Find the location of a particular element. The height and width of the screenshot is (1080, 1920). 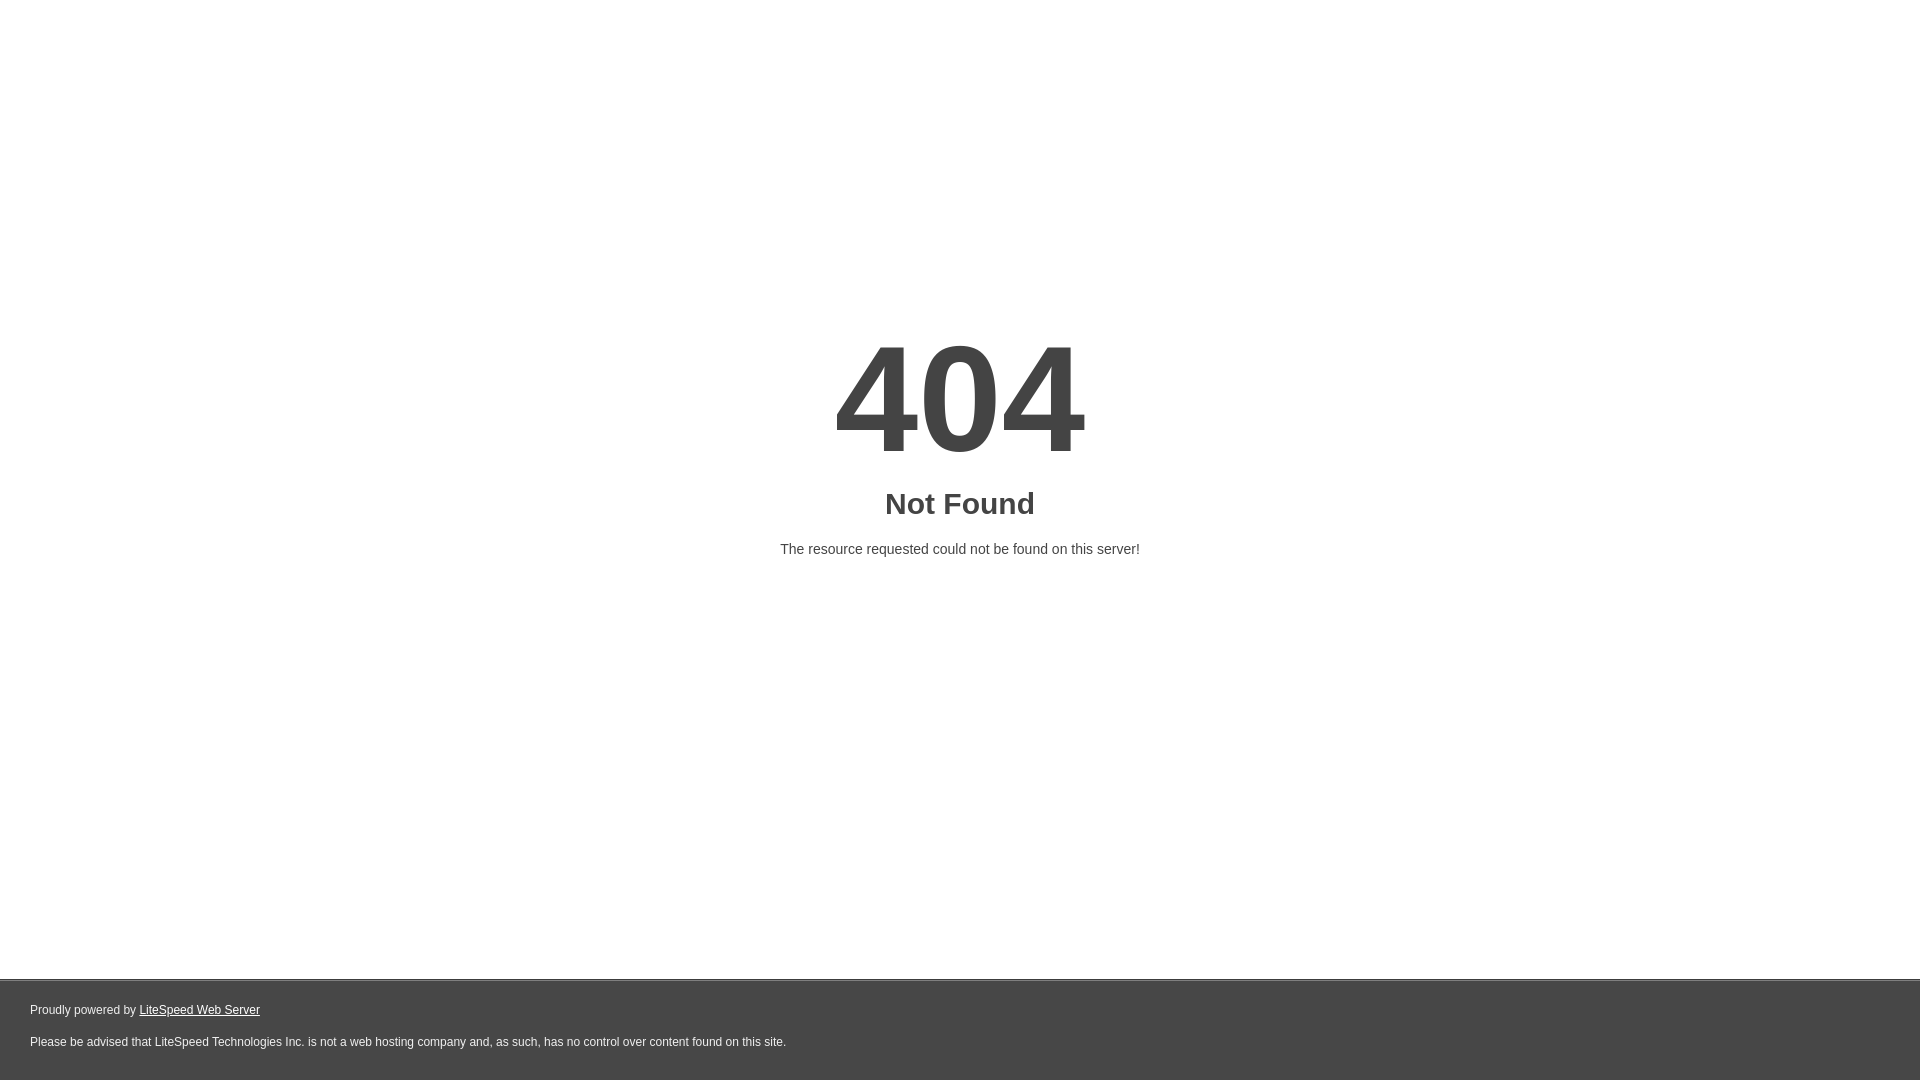

'LiteSpeed Web Server' is located at coordinates (138, 1010).